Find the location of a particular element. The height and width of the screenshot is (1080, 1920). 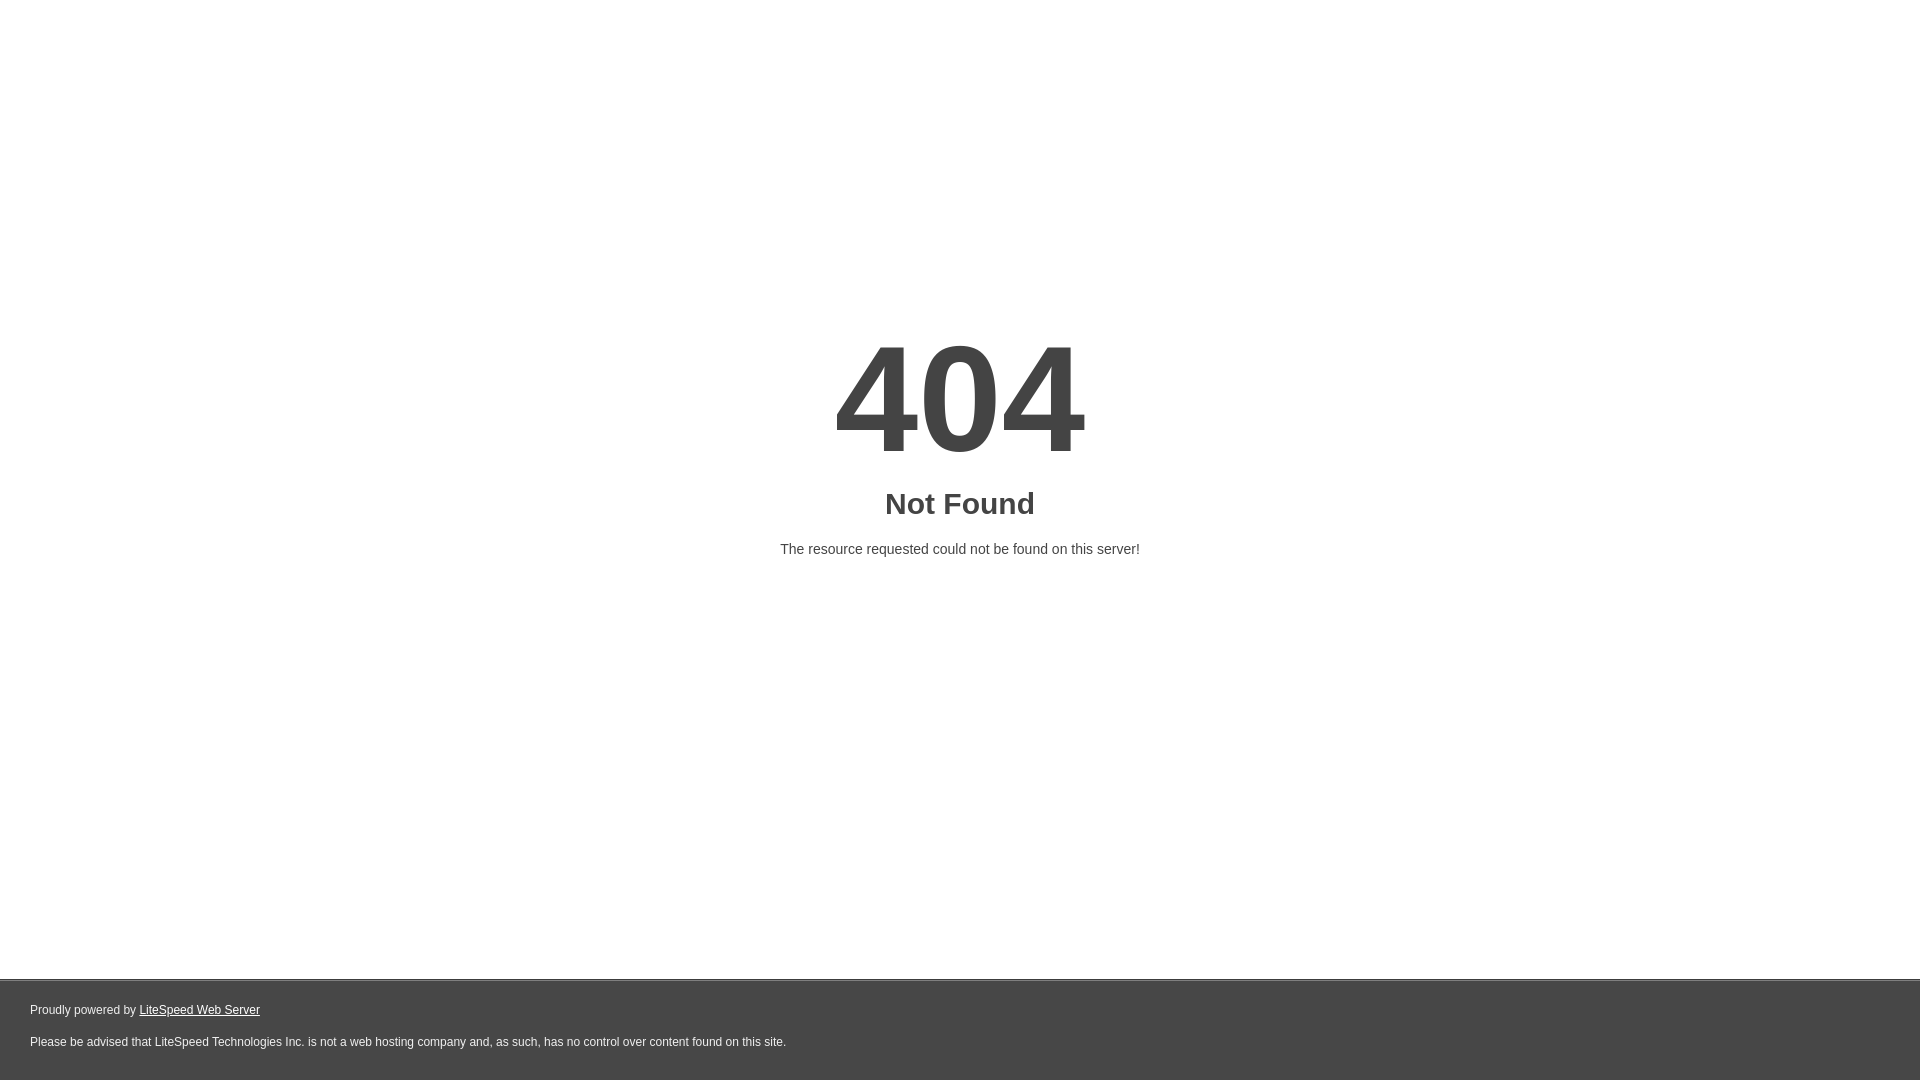

'LiteSpeed Web Server' is located at coordinates (138, 1010).